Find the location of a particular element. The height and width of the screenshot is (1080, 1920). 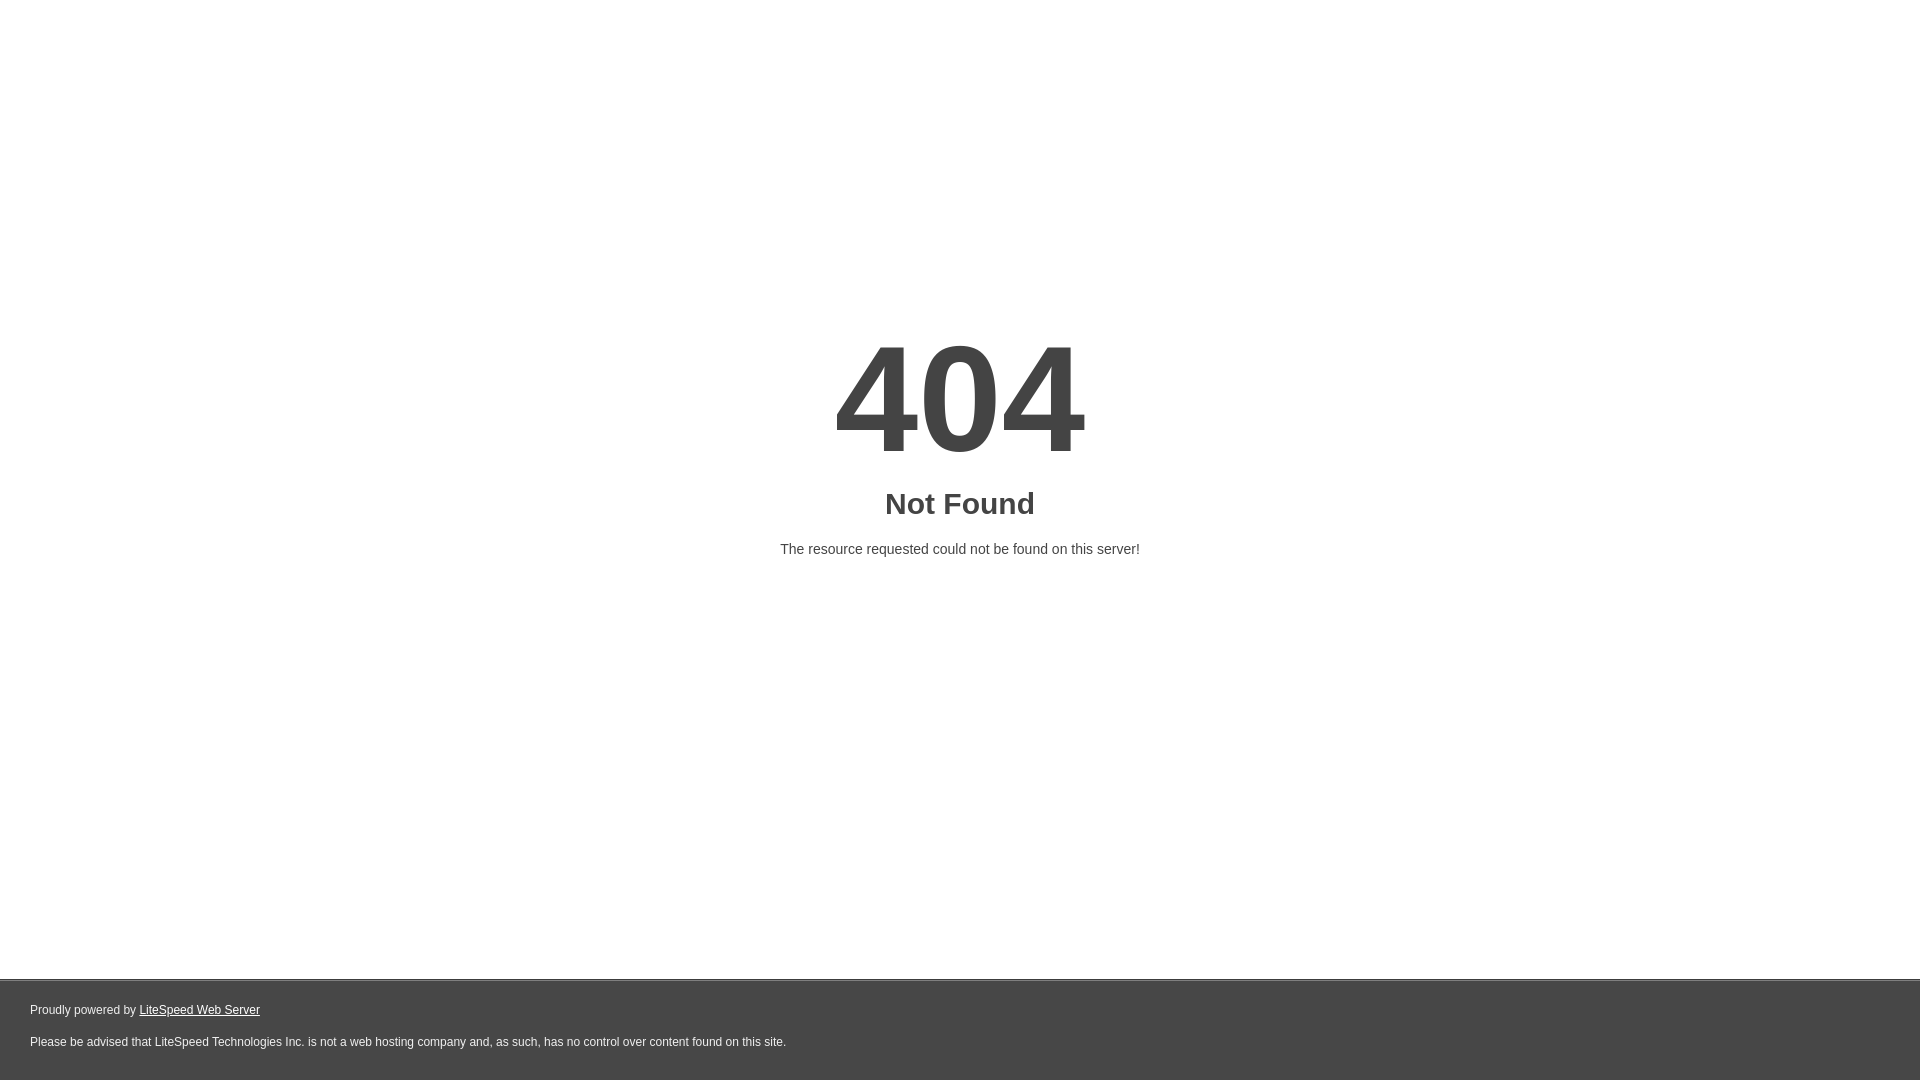

'LiteSpeed Web Server' is located at coordinates (138, 1010).